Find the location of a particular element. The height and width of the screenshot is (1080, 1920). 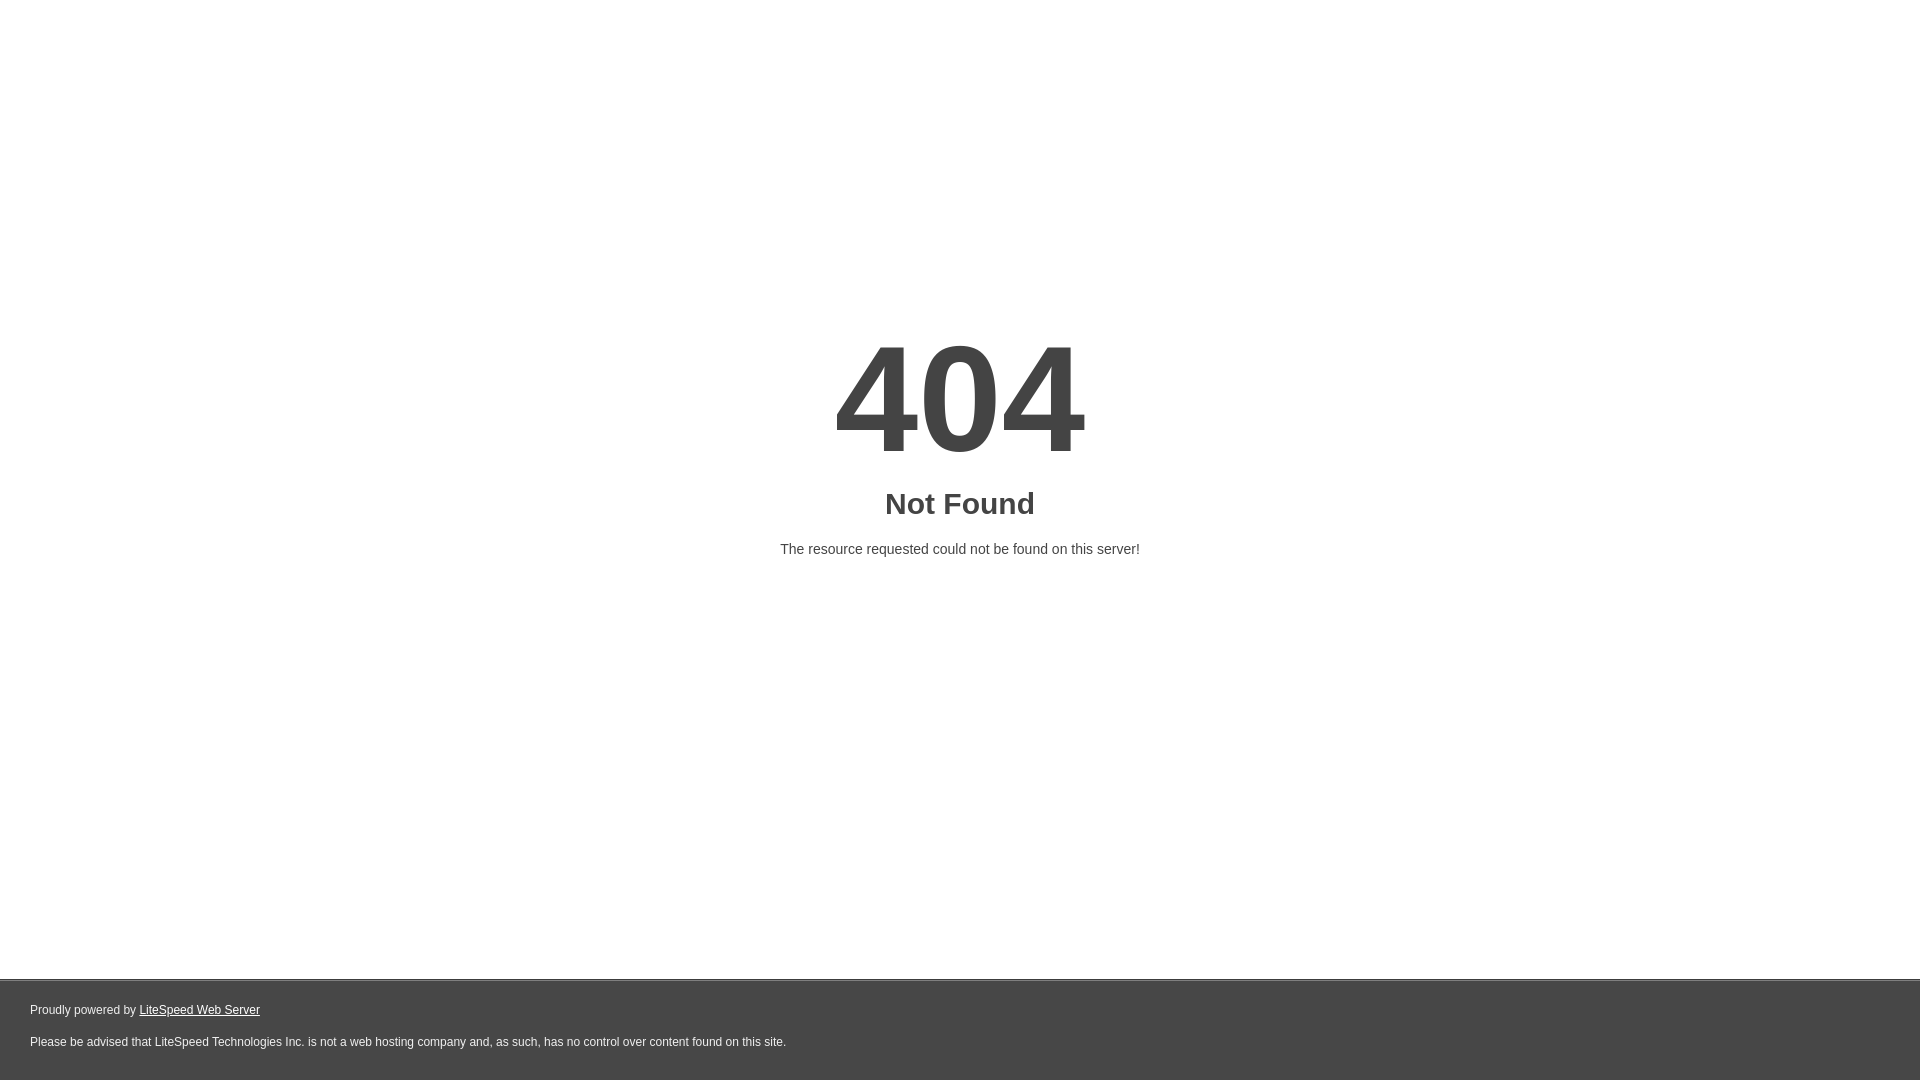

'LiteSpeed Web Server' is located at coordinates (138, 1010).